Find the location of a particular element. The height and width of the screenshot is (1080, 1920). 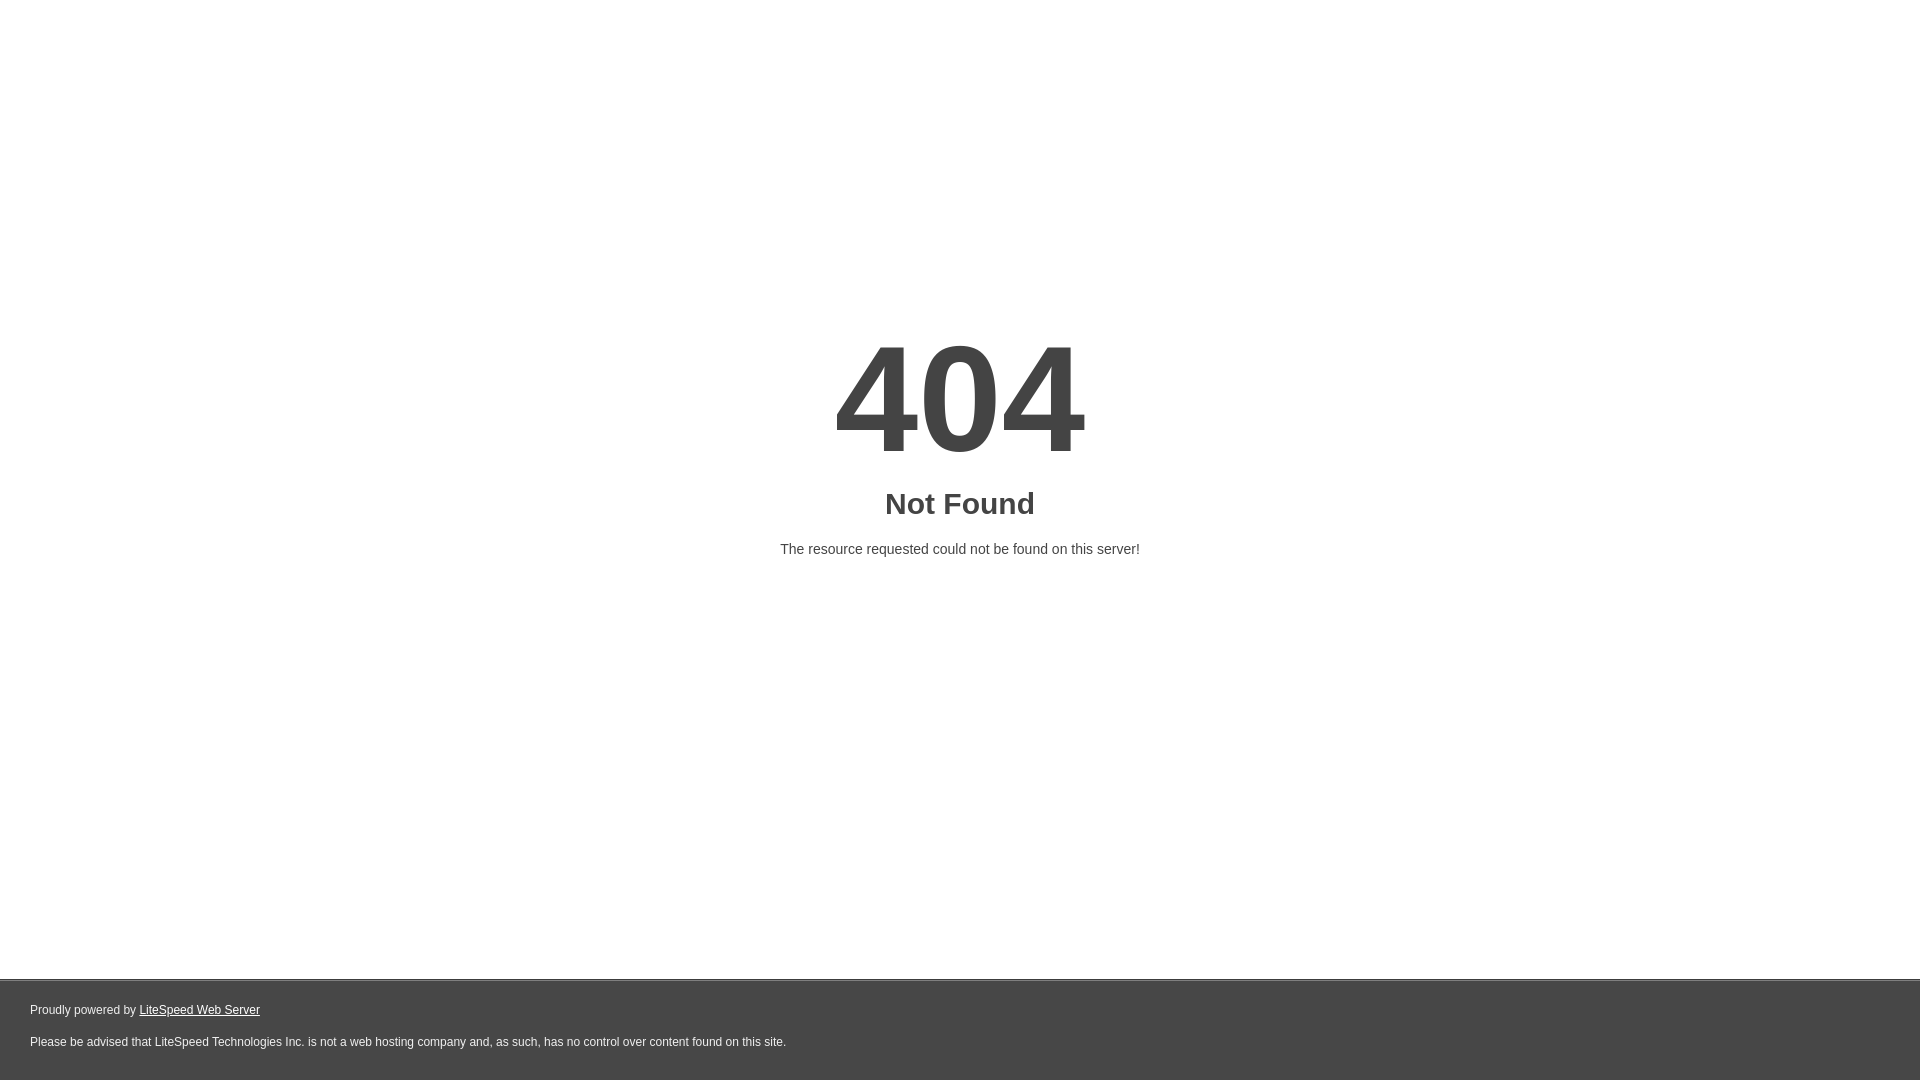

'LiteSpeed Web Server' is located at coordinates (138, 1010).